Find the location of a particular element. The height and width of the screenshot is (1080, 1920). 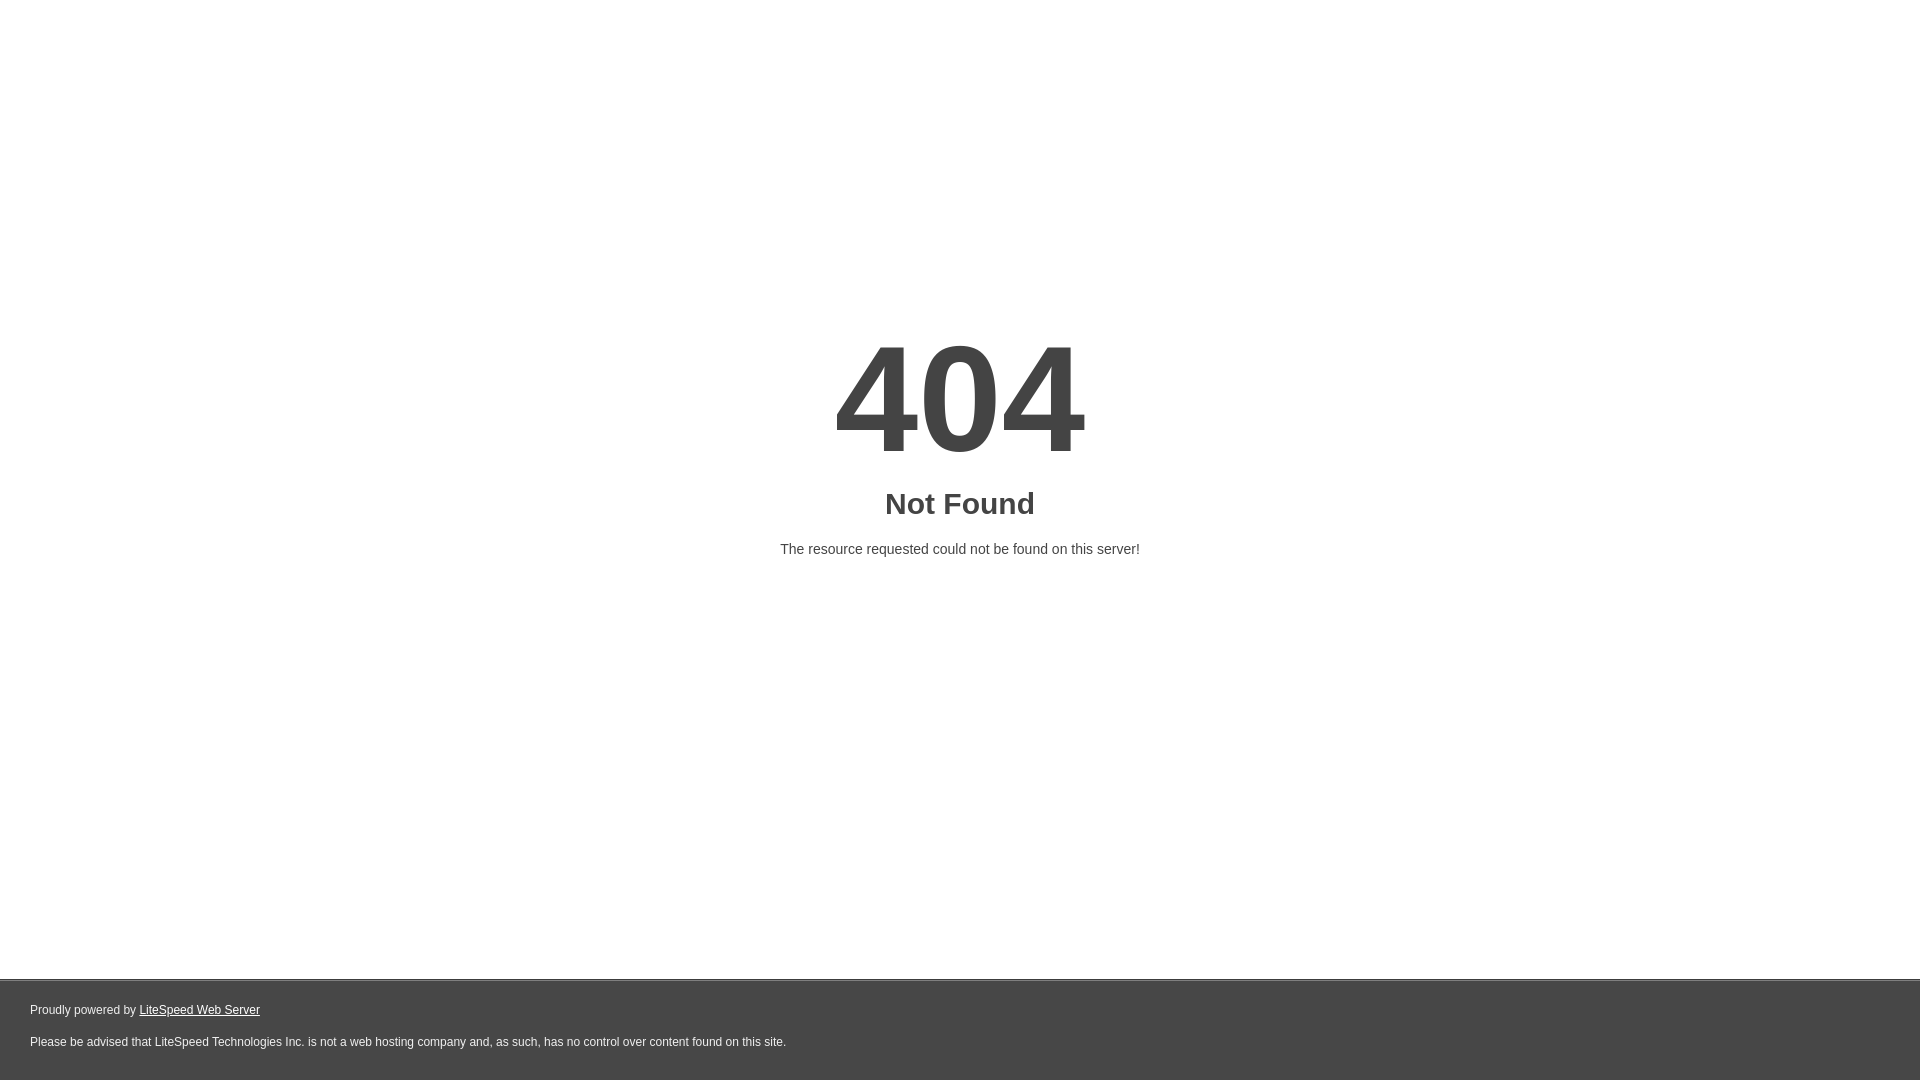

'LiteSpeed Web Server' is located at coordinates (138, 1010).